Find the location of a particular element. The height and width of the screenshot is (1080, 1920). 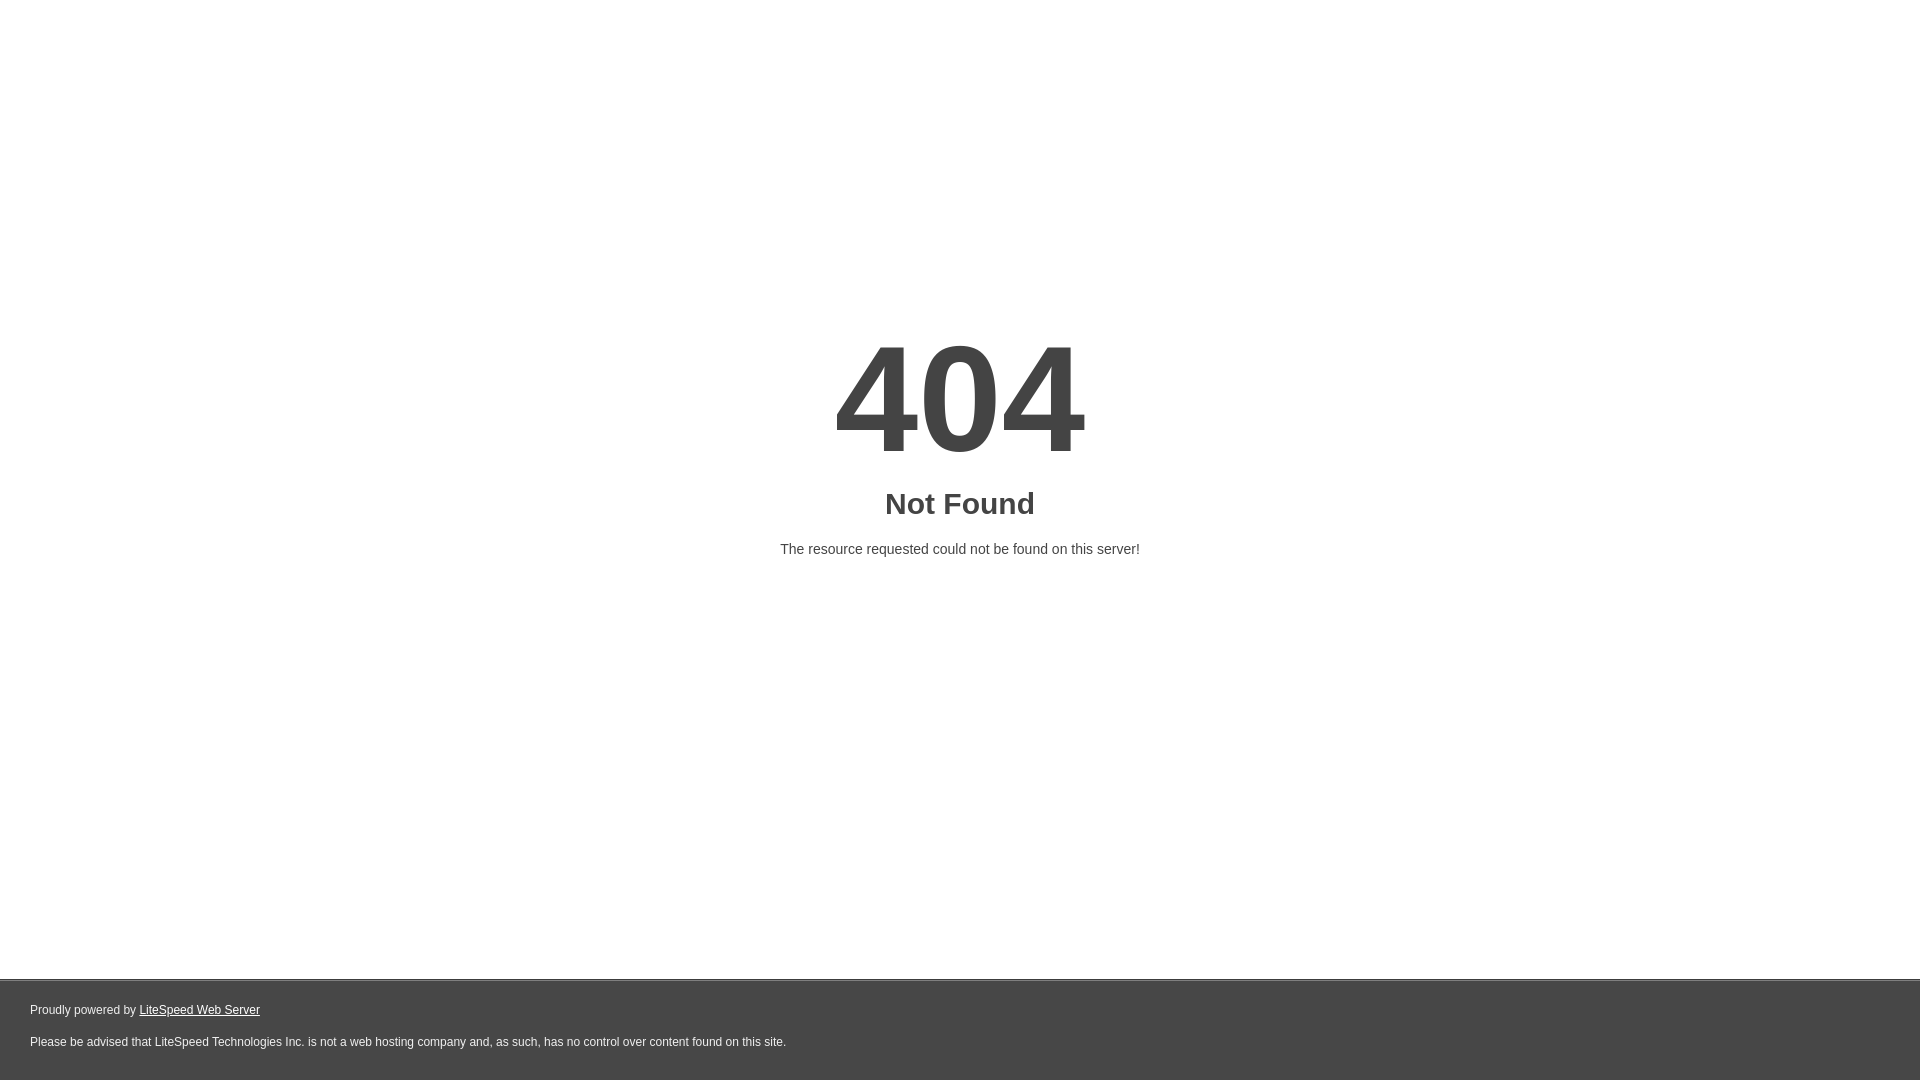

'LiteSpeed Web Server' is located at coordinates (138, 1010).